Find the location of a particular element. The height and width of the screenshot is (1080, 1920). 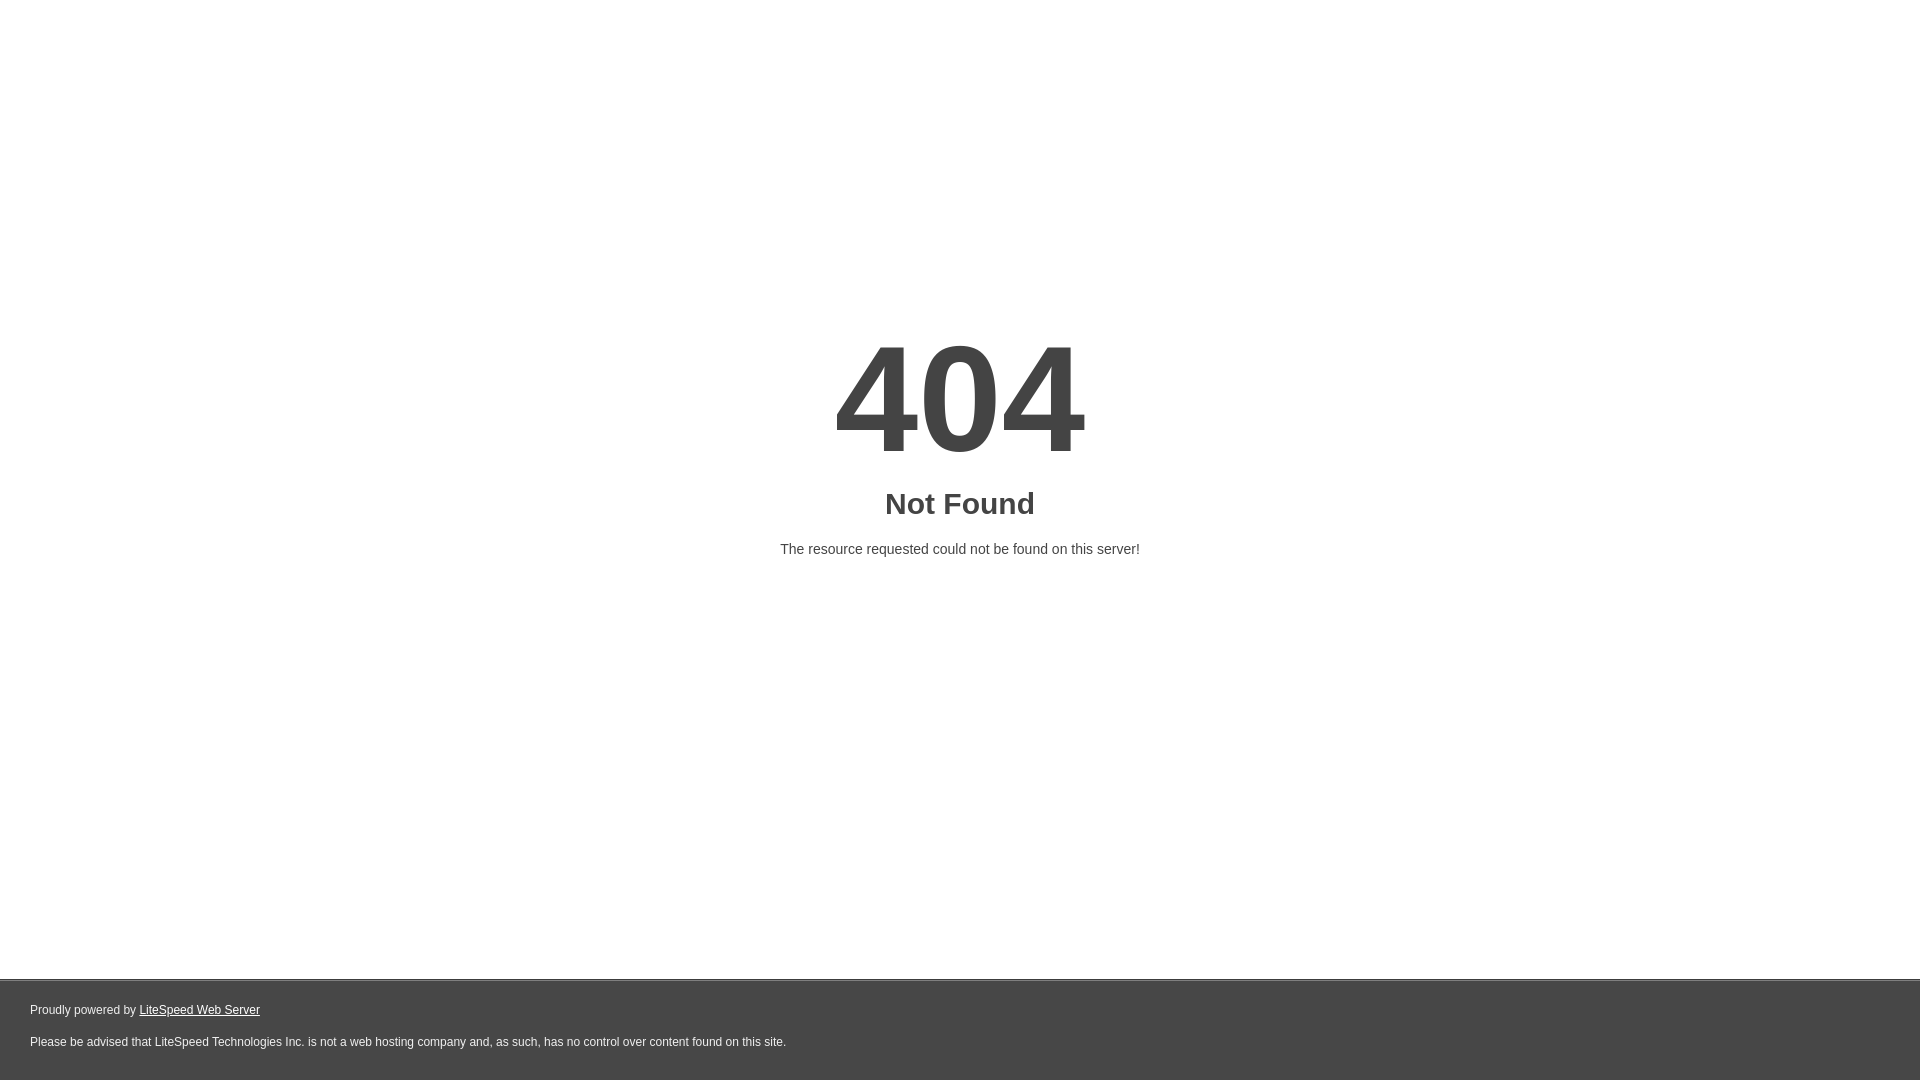

'LiteSpeed Web Server' is located at coordinates (138, 1010).